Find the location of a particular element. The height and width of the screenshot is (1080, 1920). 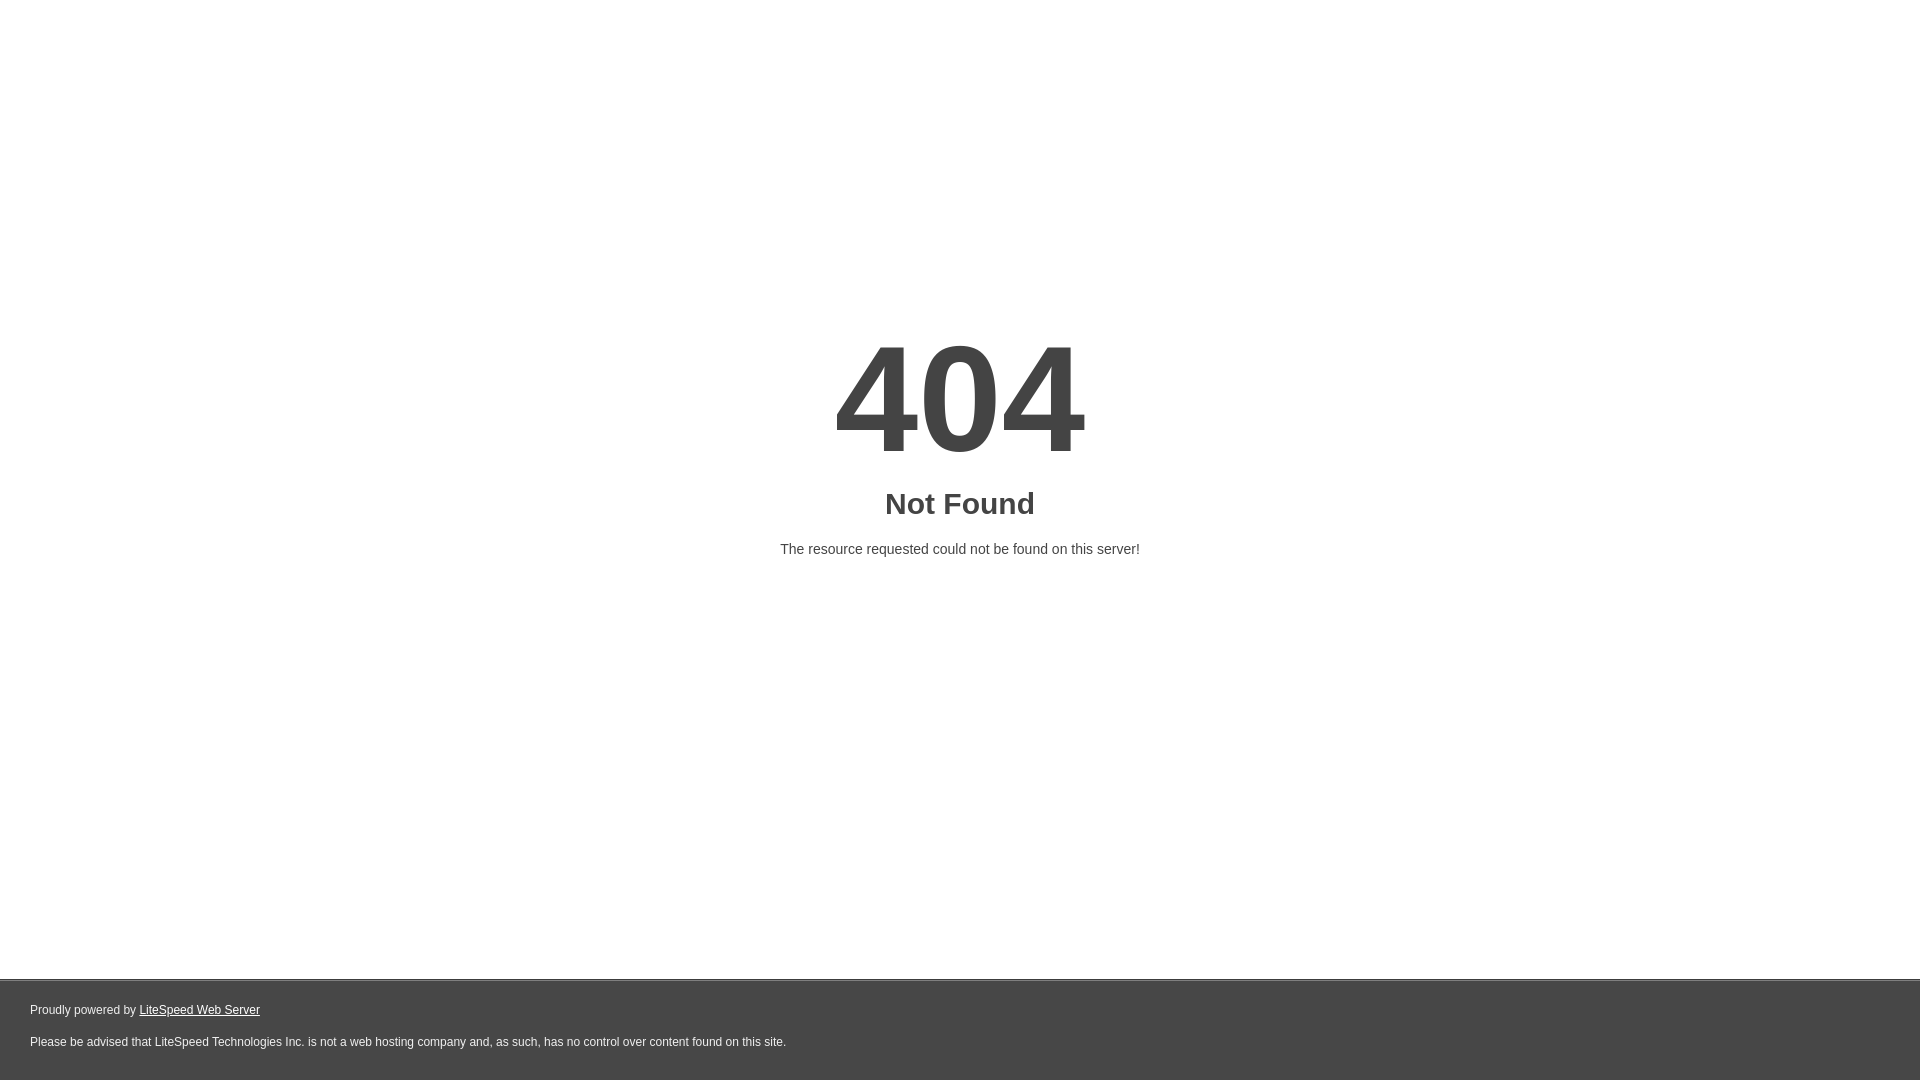

'LiteSpeed Web Server' is located at coordinates (138, 1010).